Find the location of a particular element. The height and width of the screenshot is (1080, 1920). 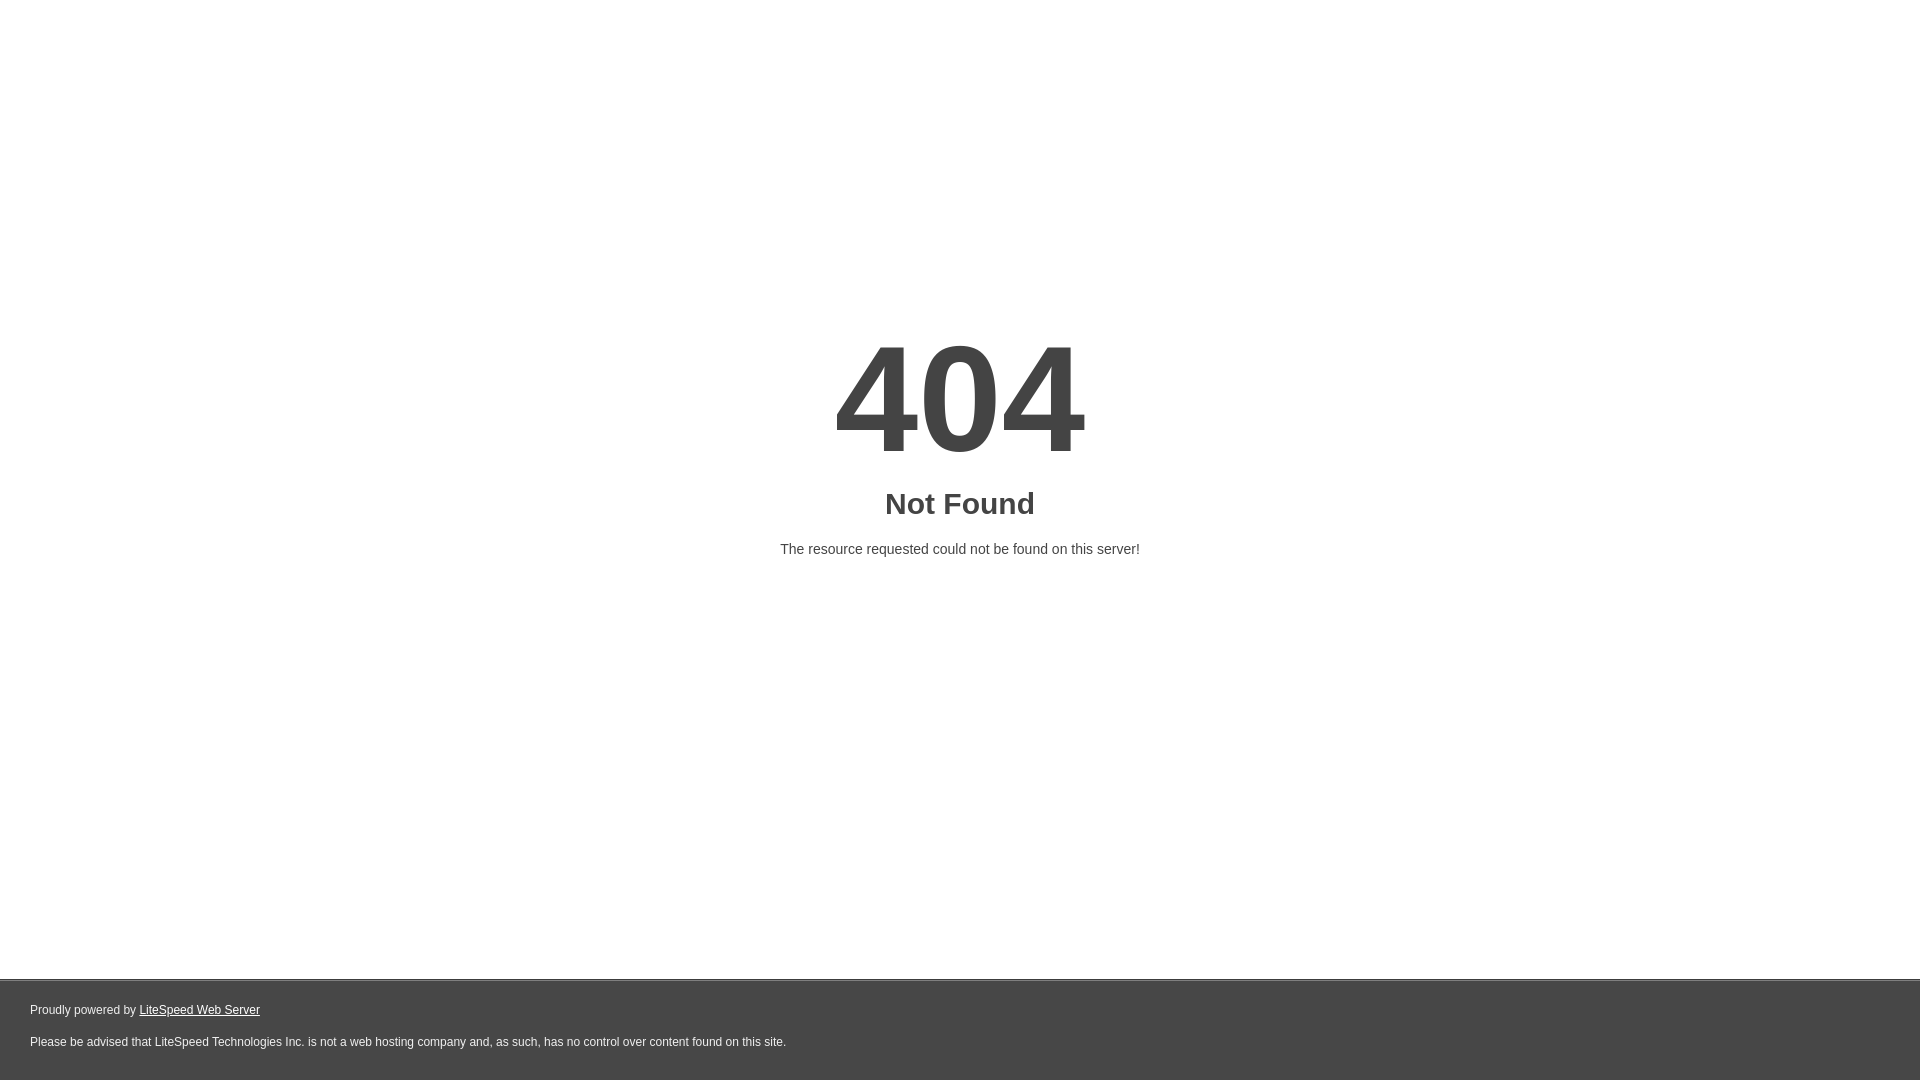

'LiteSpeed Web Server' is located at coordinates (138, 1010).